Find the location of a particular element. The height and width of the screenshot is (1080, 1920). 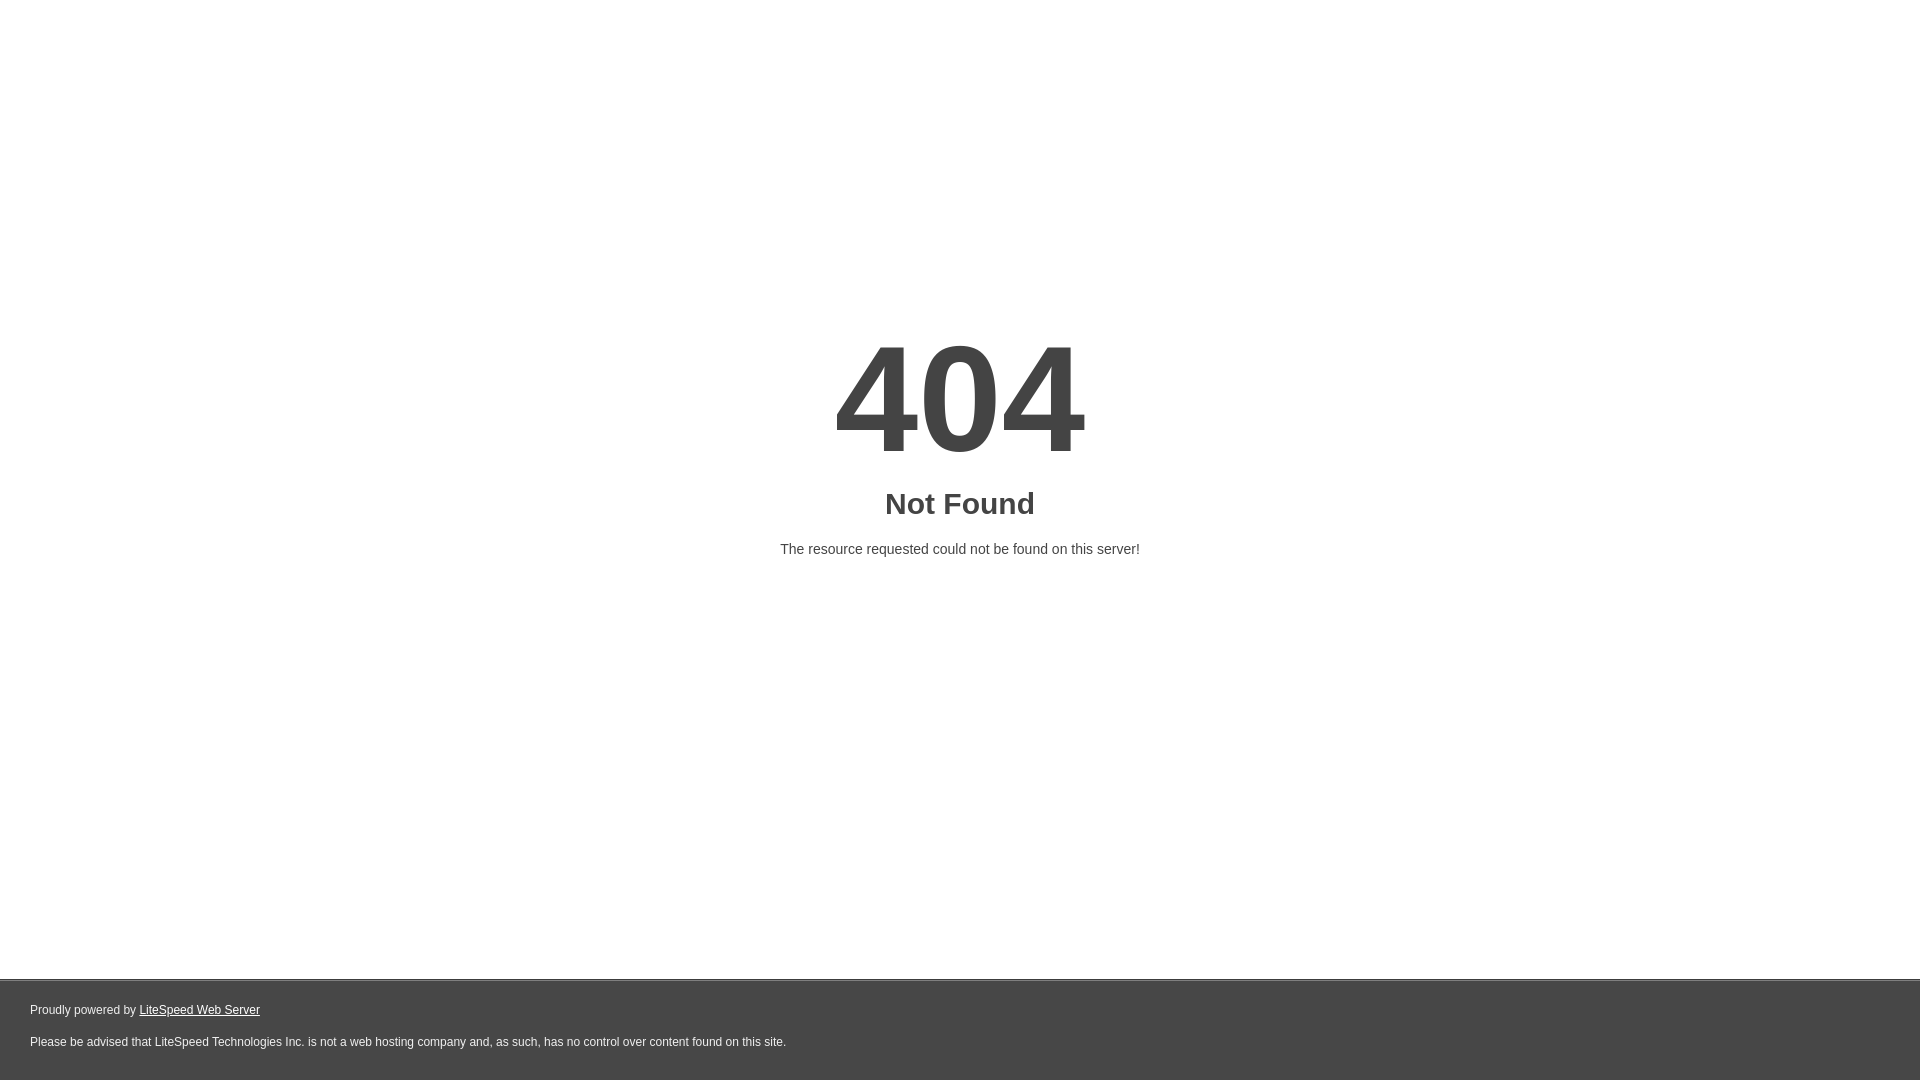

'LiteSpeed Web Server' is located at coordinates (138, 1010).